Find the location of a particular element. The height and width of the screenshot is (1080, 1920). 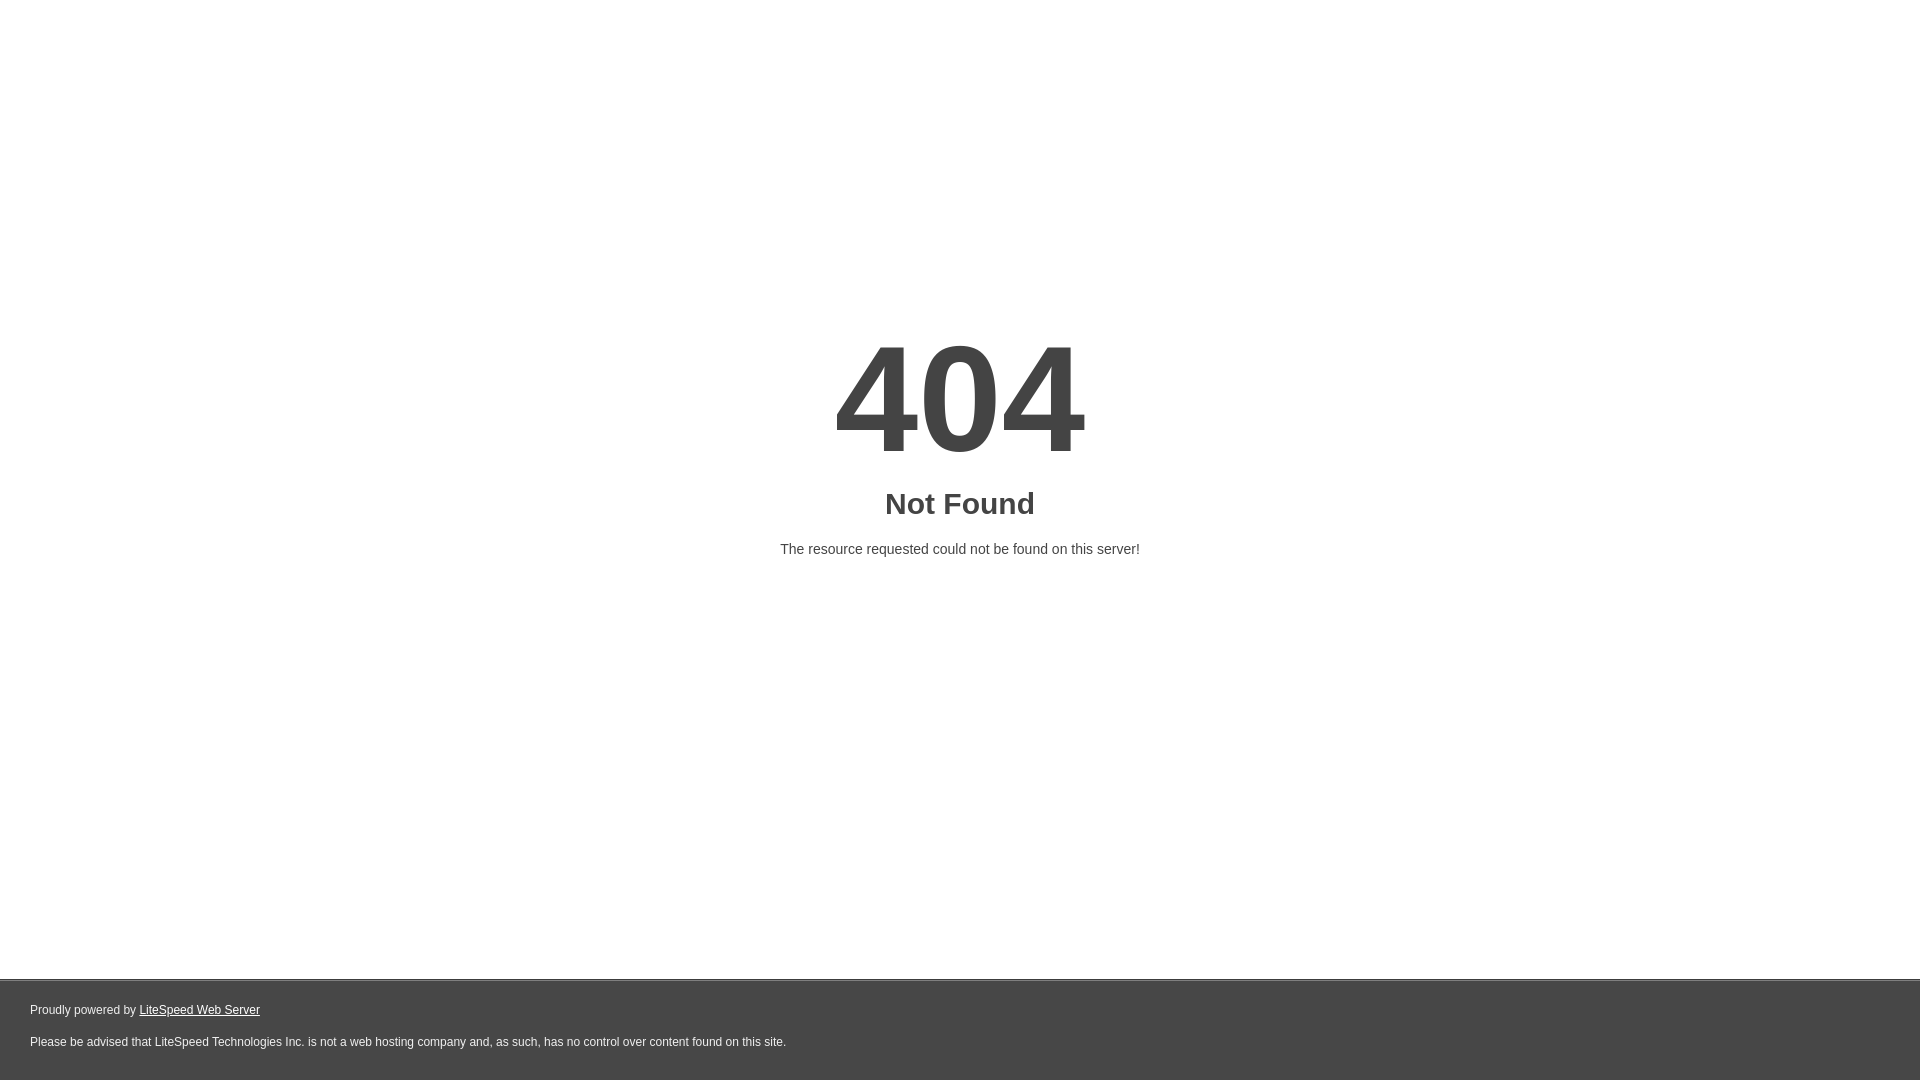

'LiteSpeed Web Server' is located at coordinates (138, 1010).